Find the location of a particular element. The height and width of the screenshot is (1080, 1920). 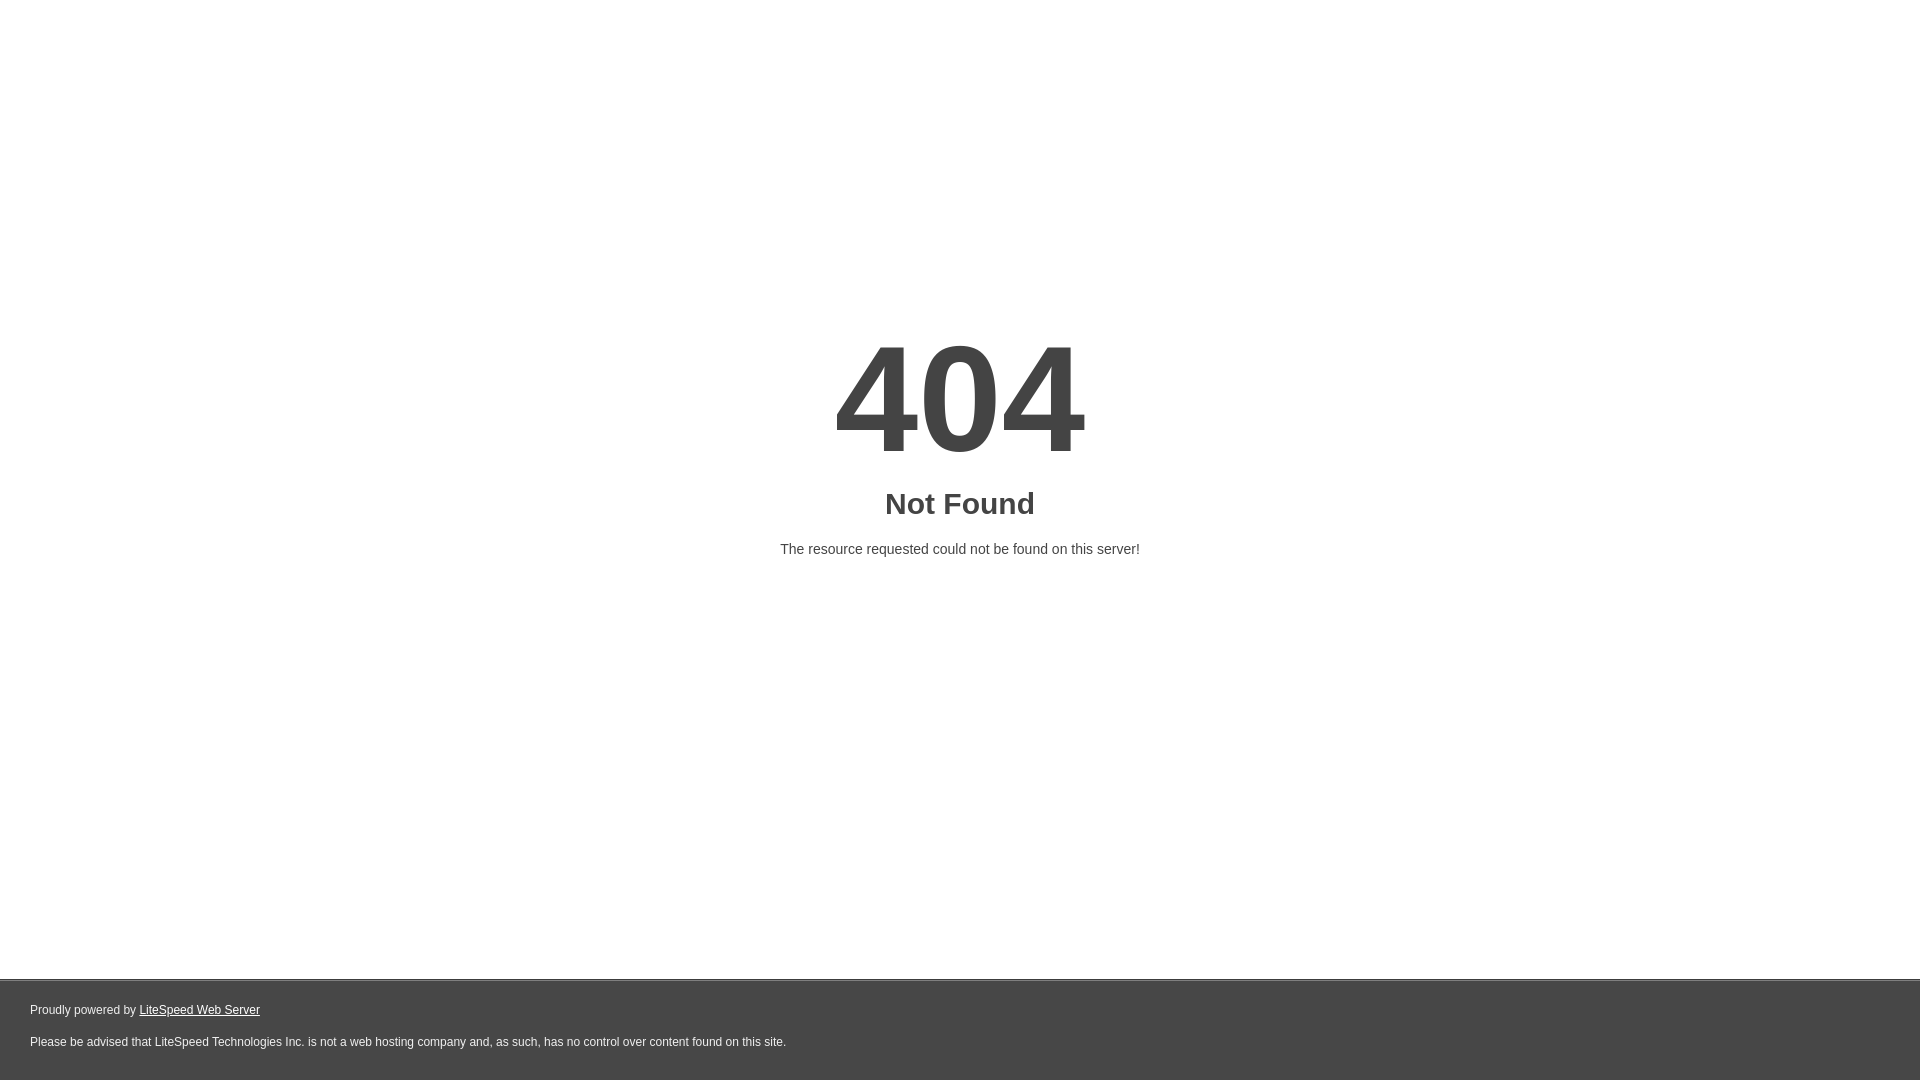

'LiteSpeed Web Server' is located at coordinates (138, 1010).